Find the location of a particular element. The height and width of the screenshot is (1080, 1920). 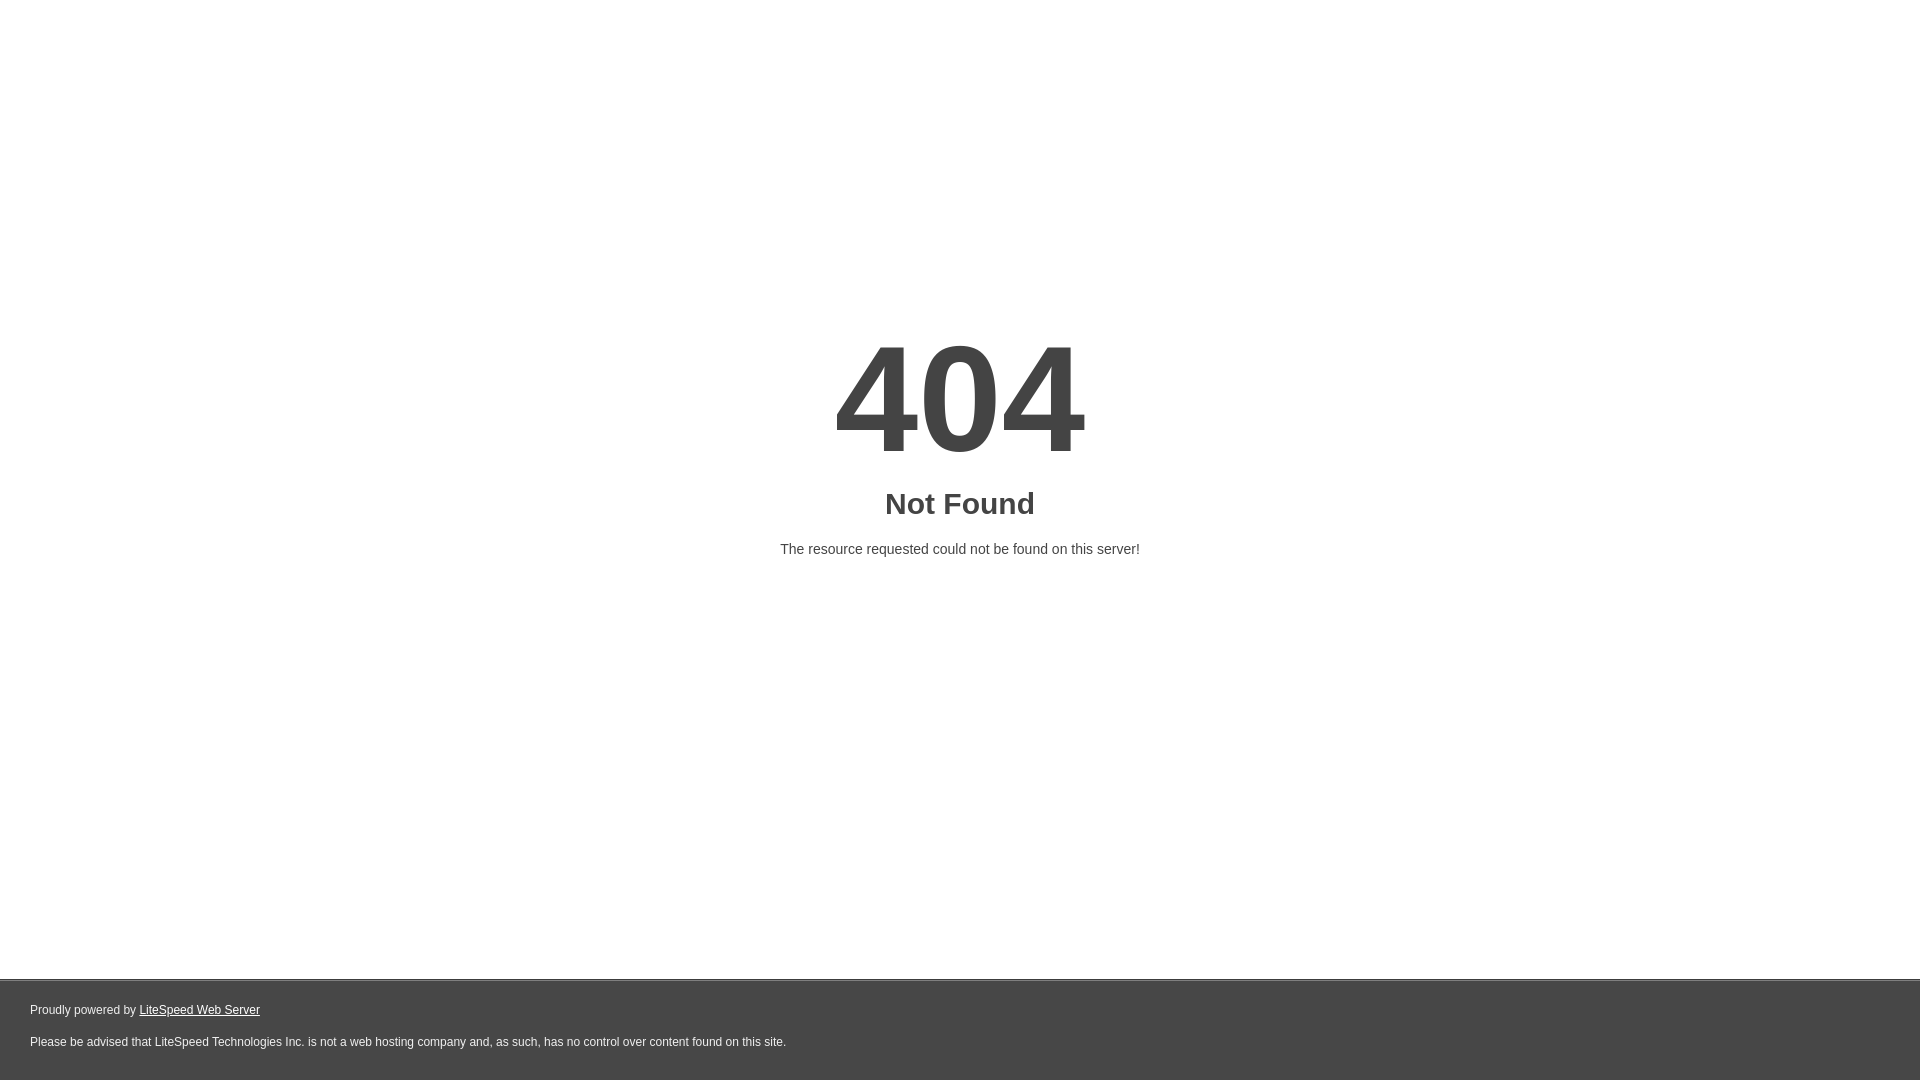

'LiteSpeed Web Server' is located at coordinates (138, 1010).